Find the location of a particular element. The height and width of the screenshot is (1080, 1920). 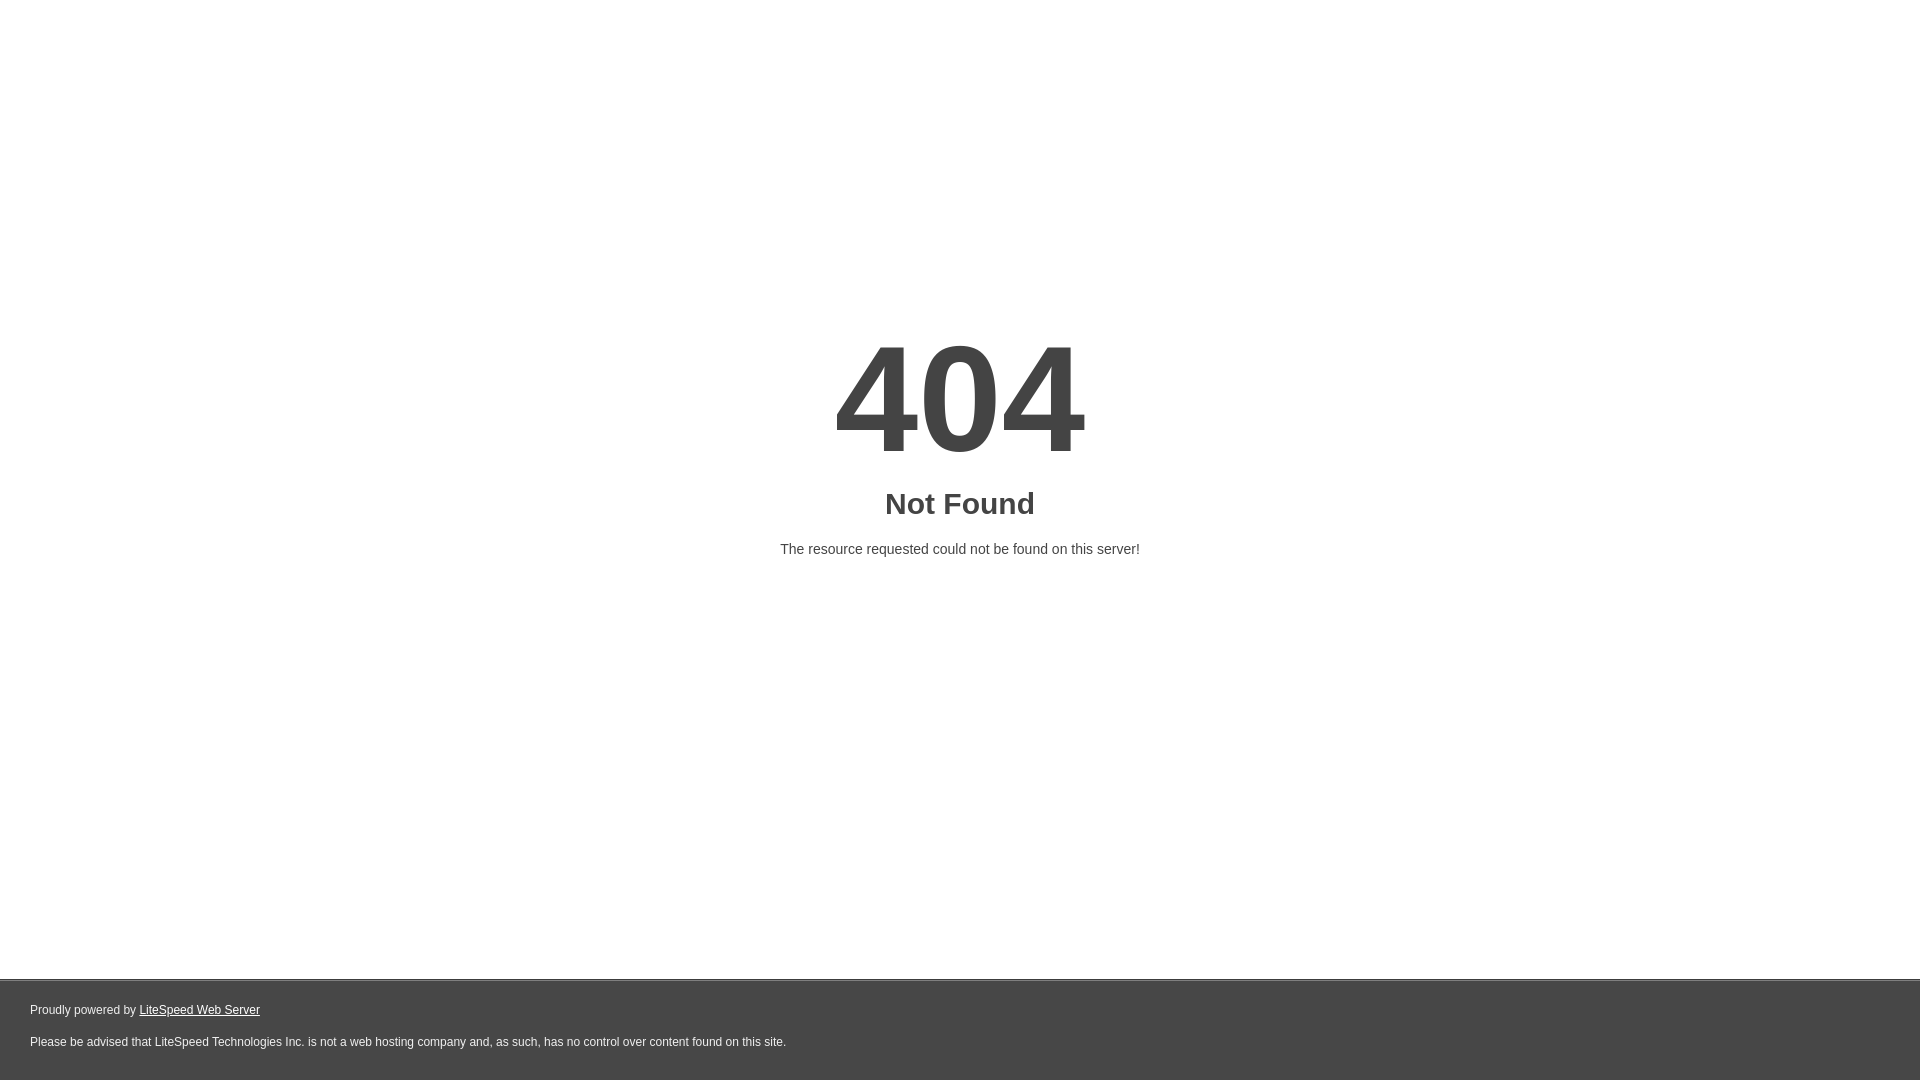

'LiteSpeed Web Server' is located at coordinates (138, 1010).